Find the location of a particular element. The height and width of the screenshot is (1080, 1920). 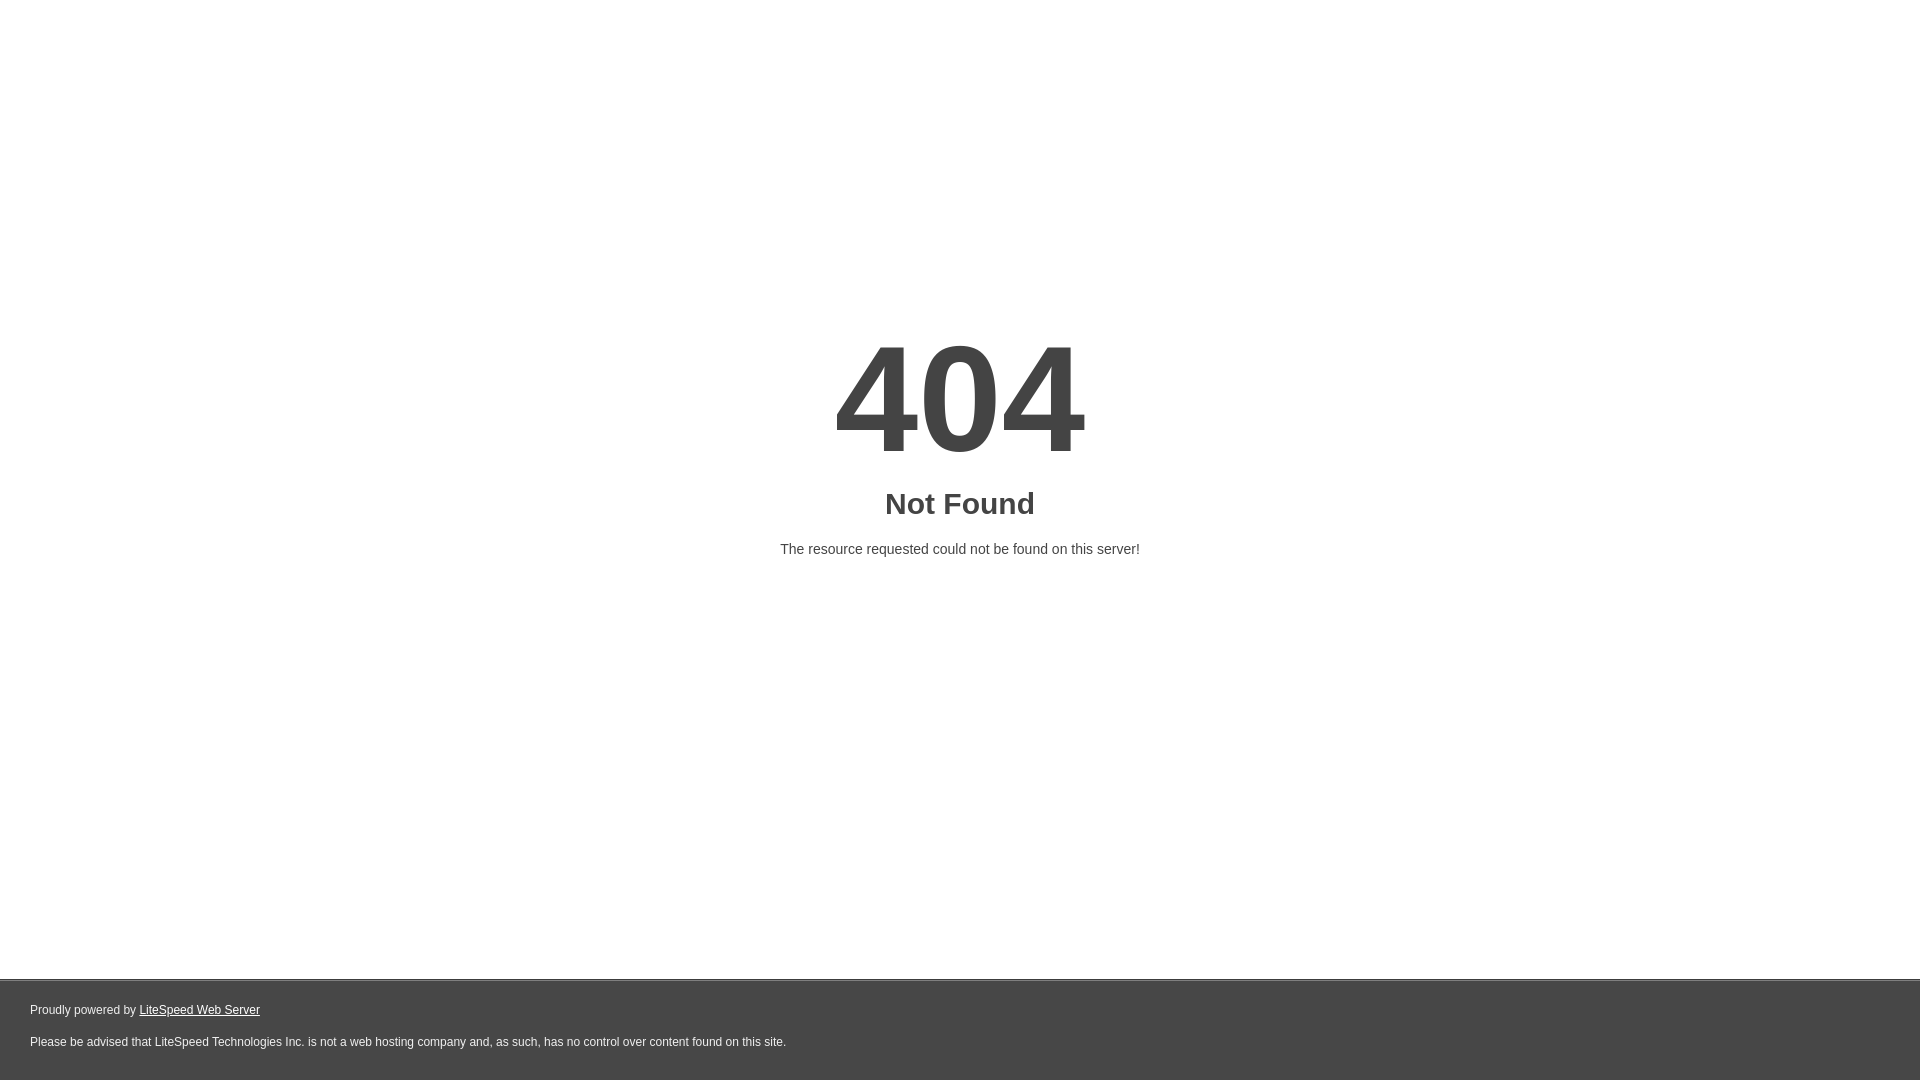

'LiteSpeed Web Server' is located at coordinates (138, 1010).